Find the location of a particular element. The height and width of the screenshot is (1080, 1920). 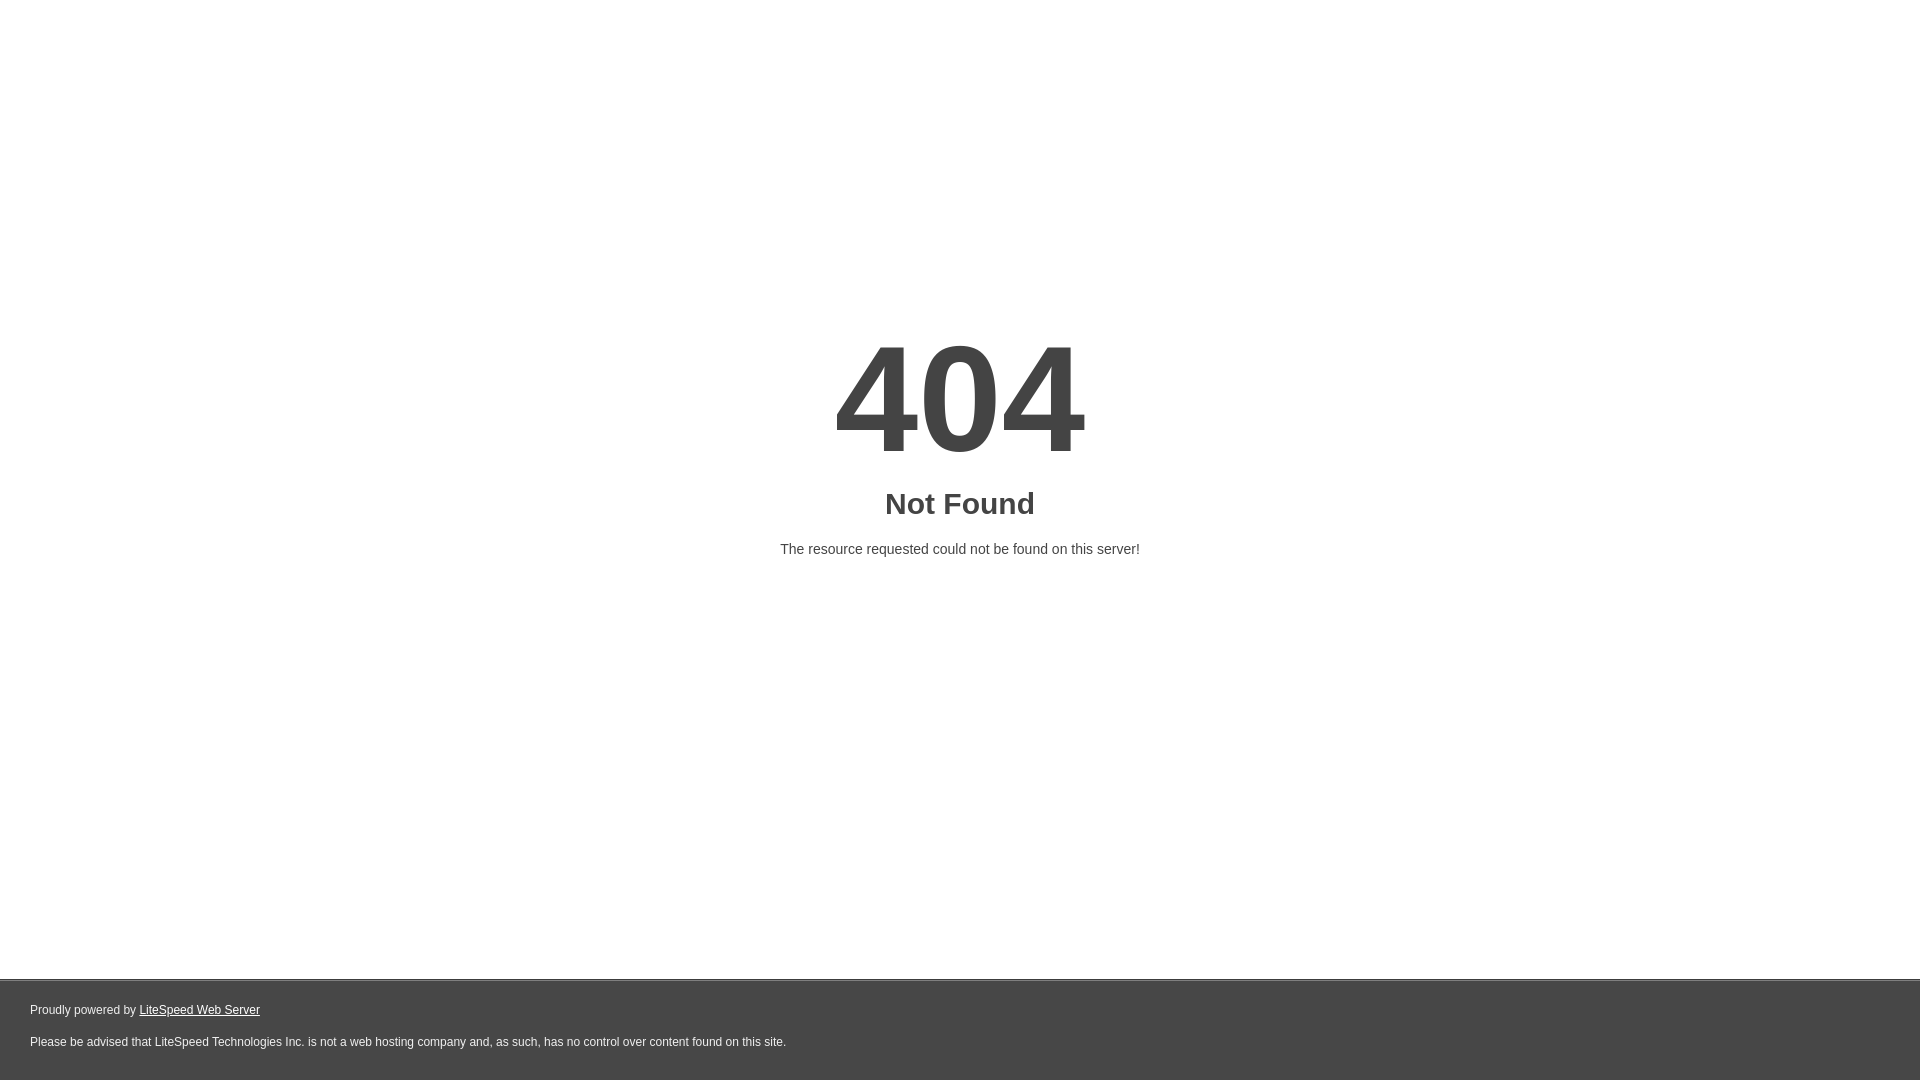

'LiteSpeed Web Server' is located at coordinates (138, 1010).